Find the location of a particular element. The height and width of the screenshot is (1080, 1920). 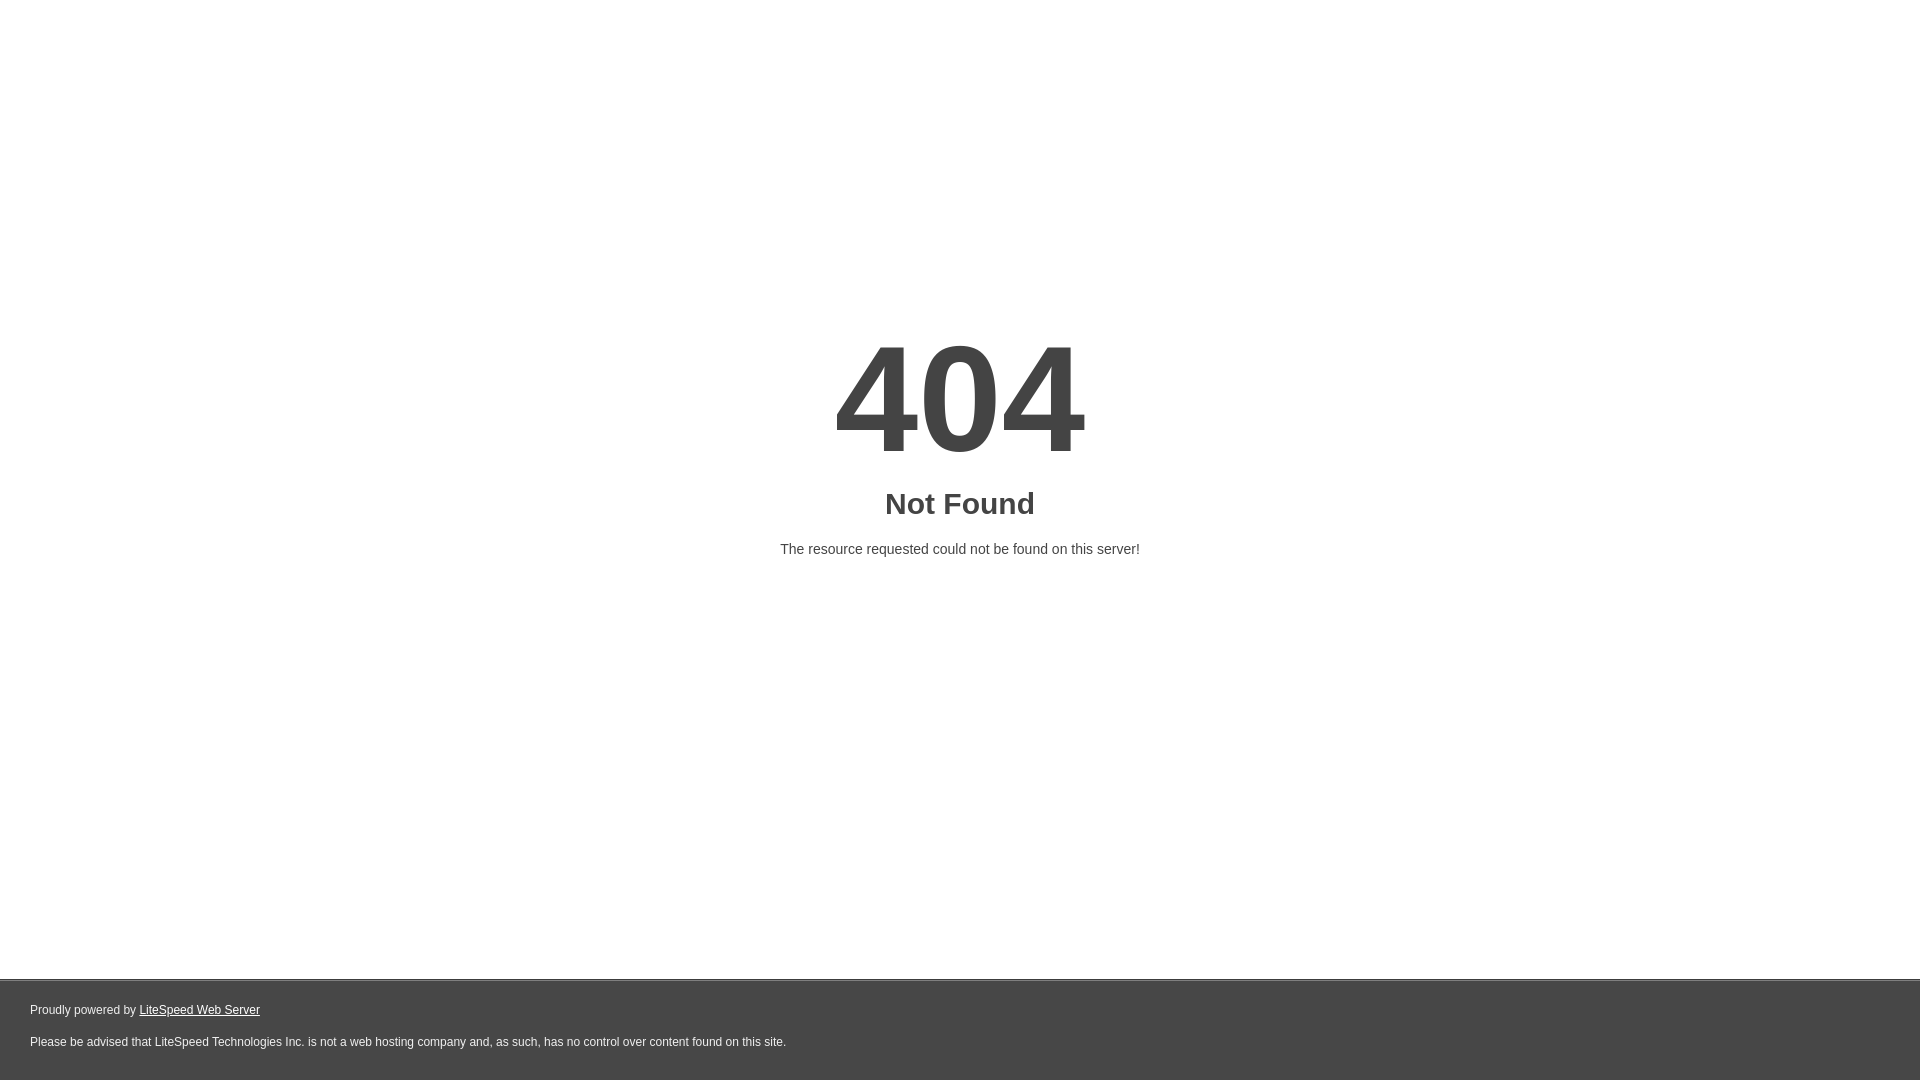

'LiteSpeed Web Server' is located at coordinates (138, 1010).